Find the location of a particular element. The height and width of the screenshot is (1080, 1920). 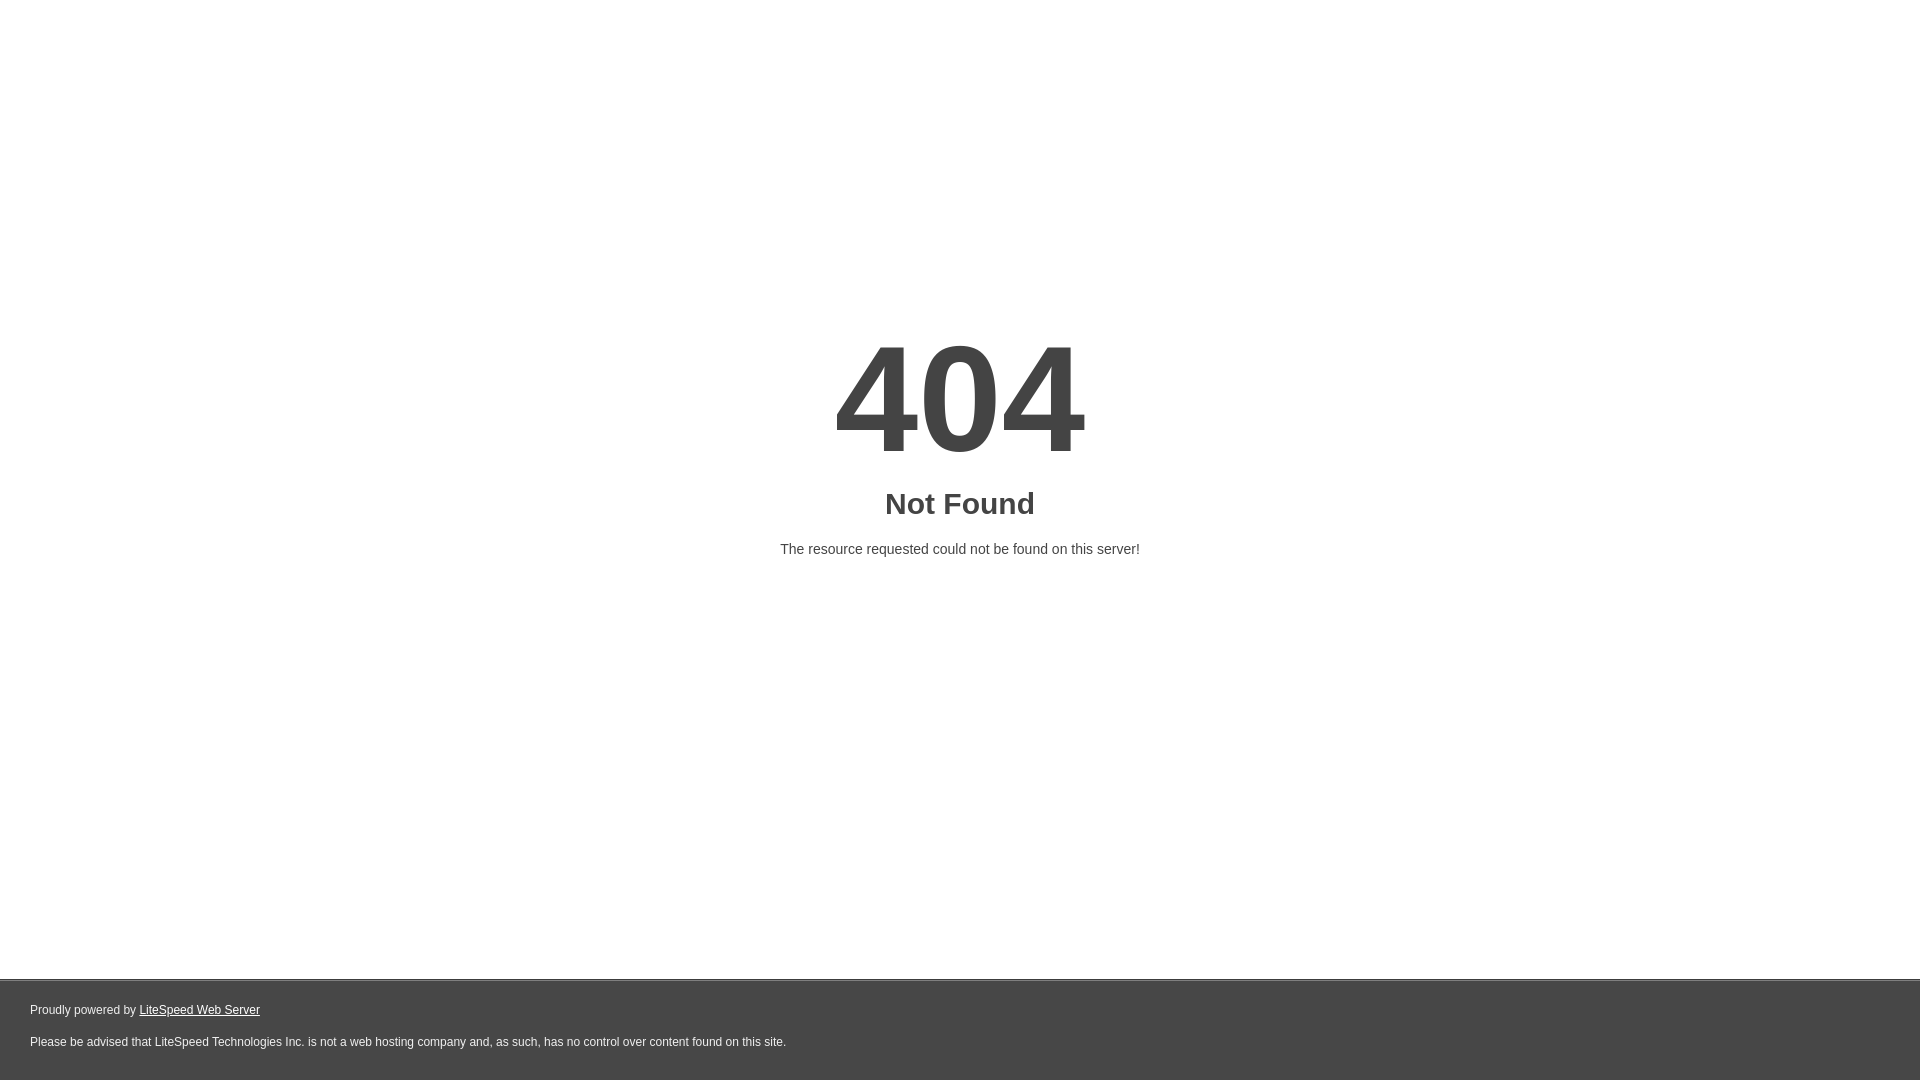

'LiteSpeed Web Server' is located at coordinates (138, 1010).